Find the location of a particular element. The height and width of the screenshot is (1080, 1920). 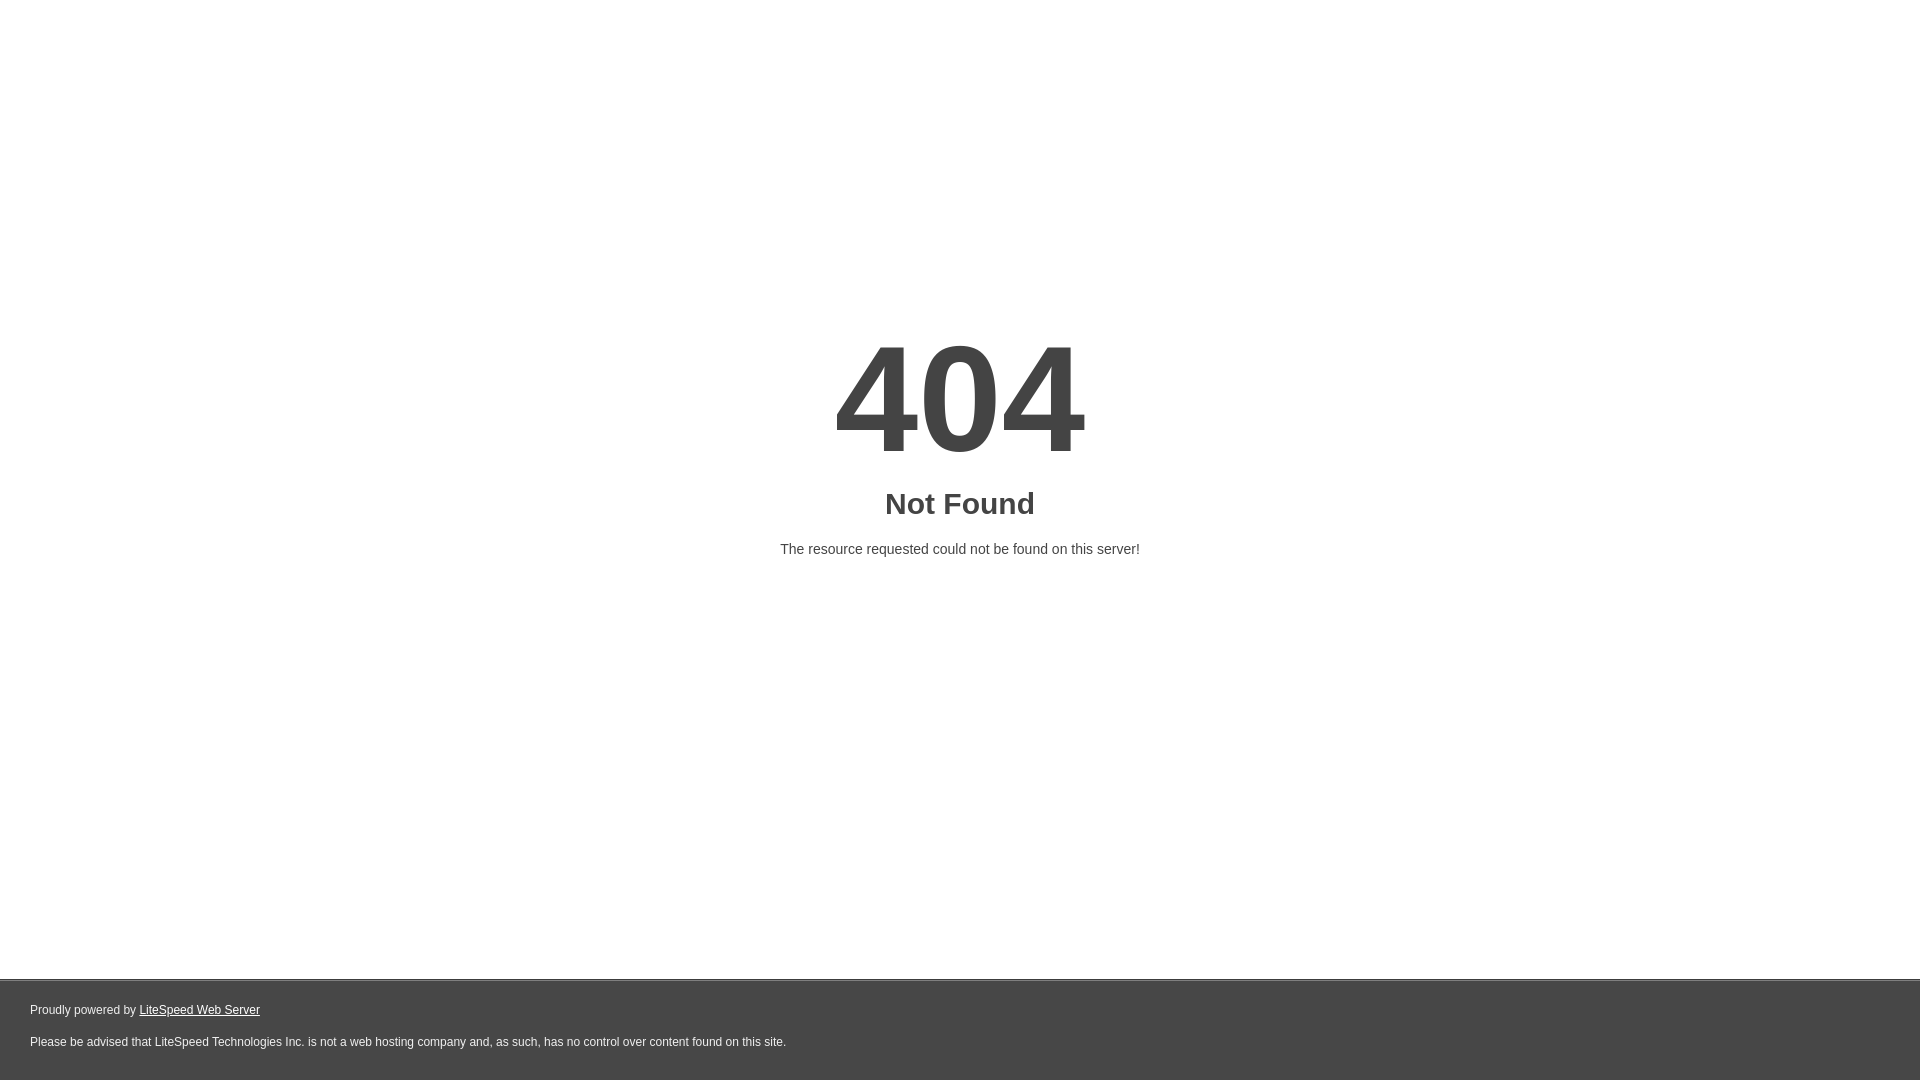

'LiteSpeed Web Server' is located at coordinates (138, 1010).